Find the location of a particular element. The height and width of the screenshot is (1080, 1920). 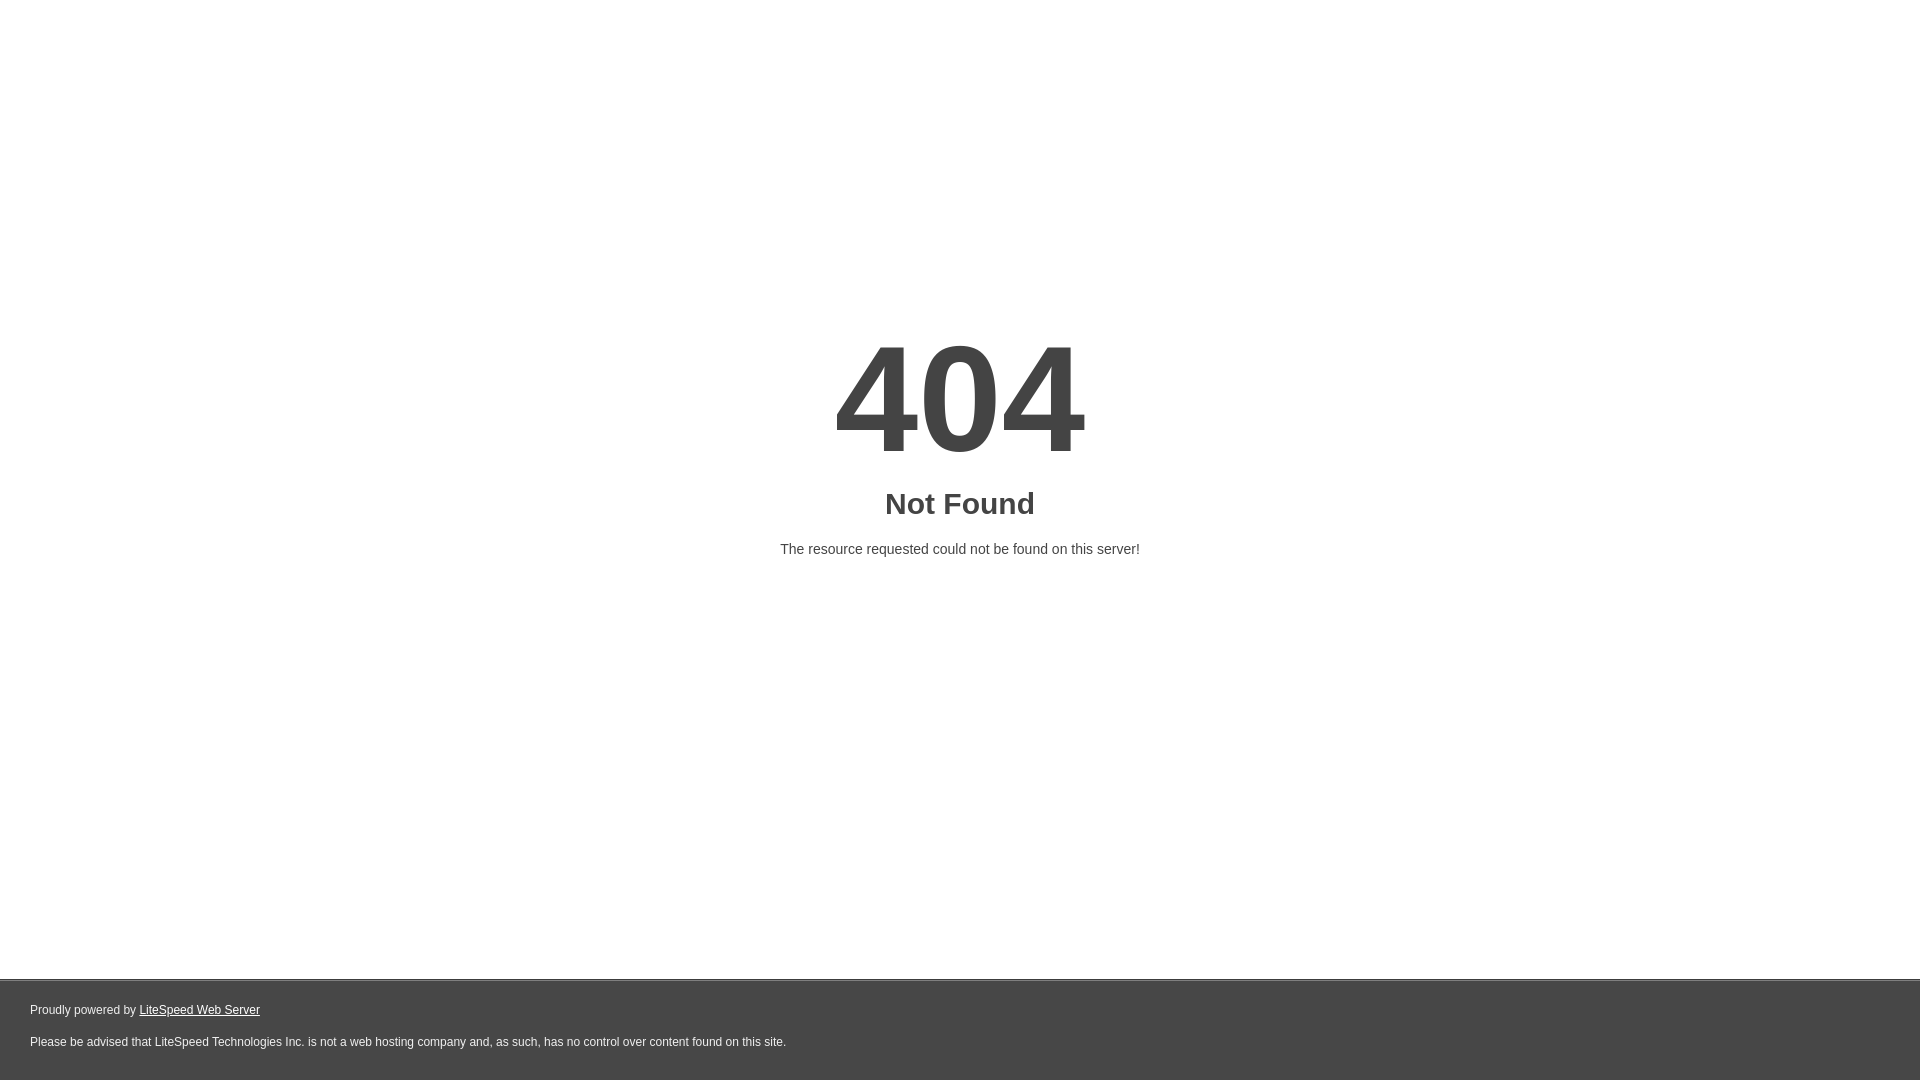

'LiteSpeed Web Server' is located at coordinates (138, 1010).